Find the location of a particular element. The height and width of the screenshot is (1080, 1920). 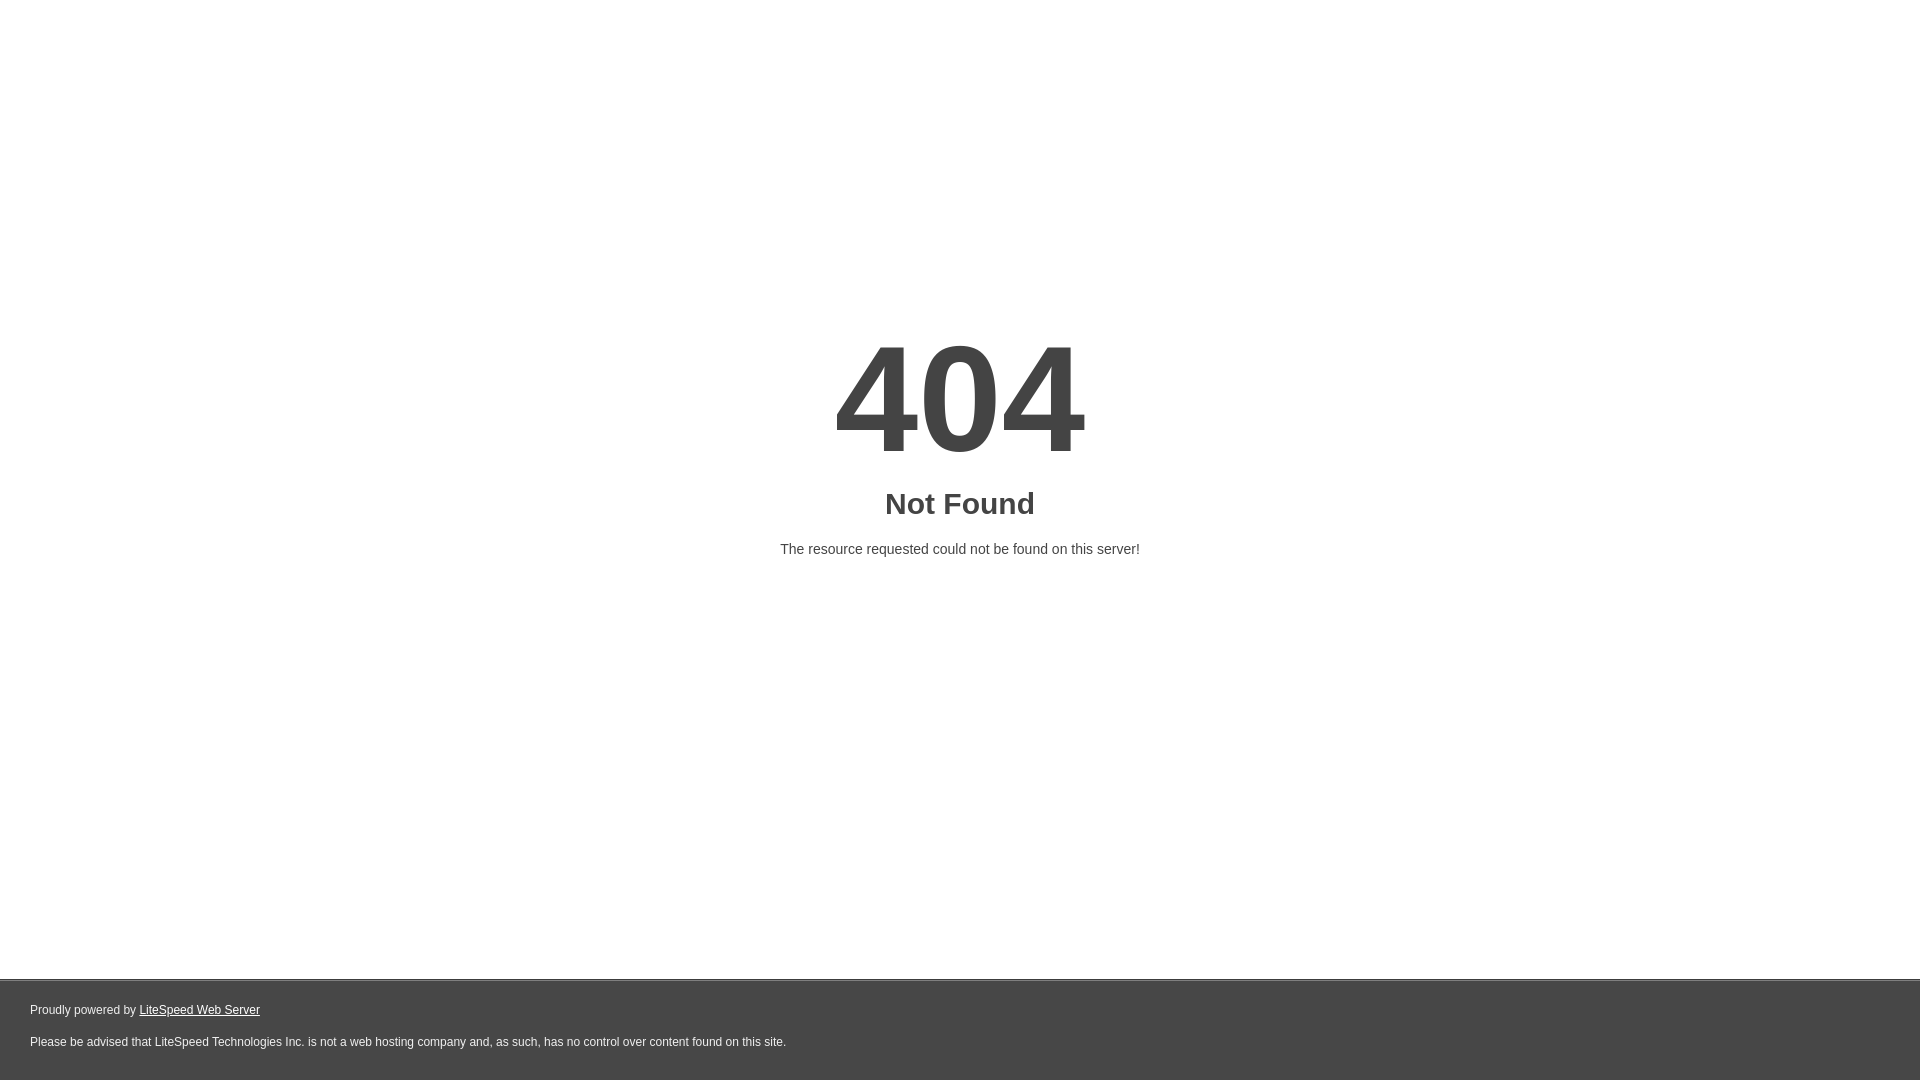

'LiteSpeed Web Server' is located at coordinates (138, 1010).